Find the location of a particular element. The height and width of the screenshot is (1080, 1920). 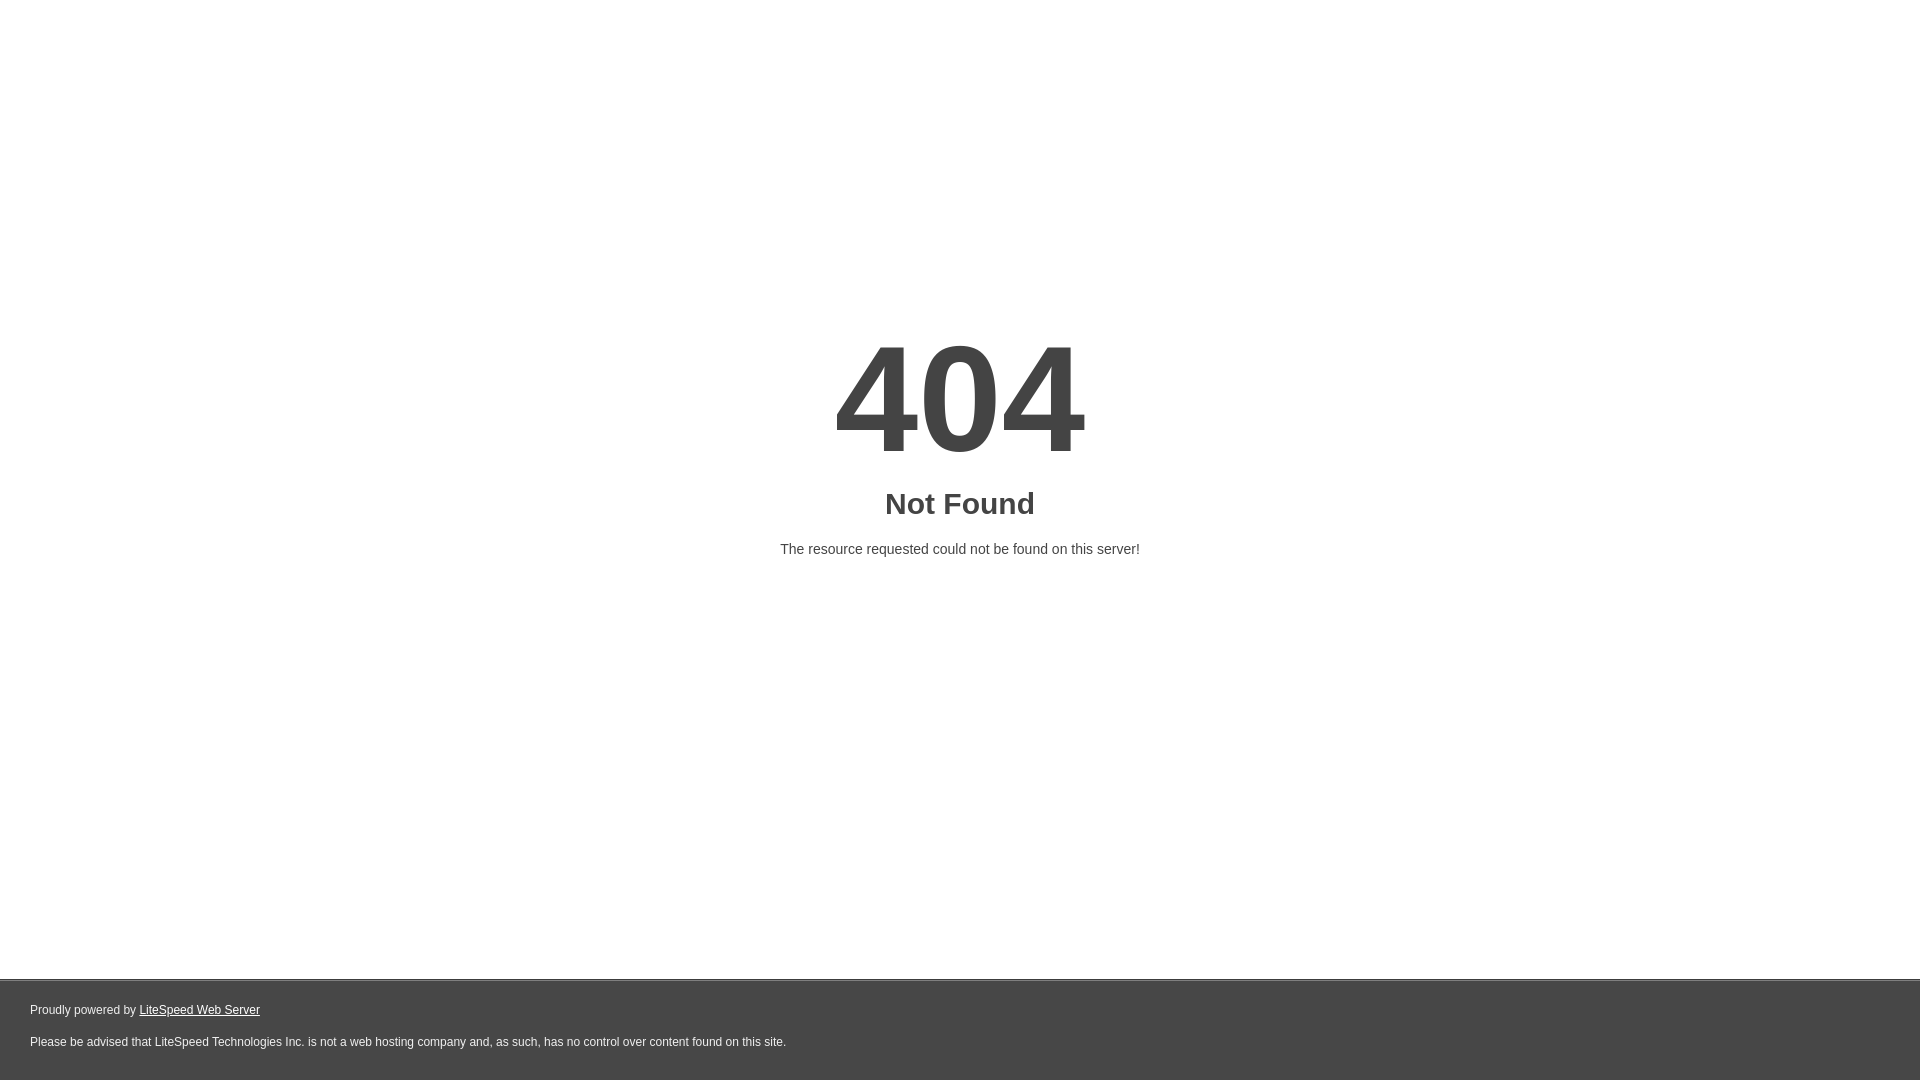

'LiteSpeed Web Server' is located at coordinates (138, 1010).